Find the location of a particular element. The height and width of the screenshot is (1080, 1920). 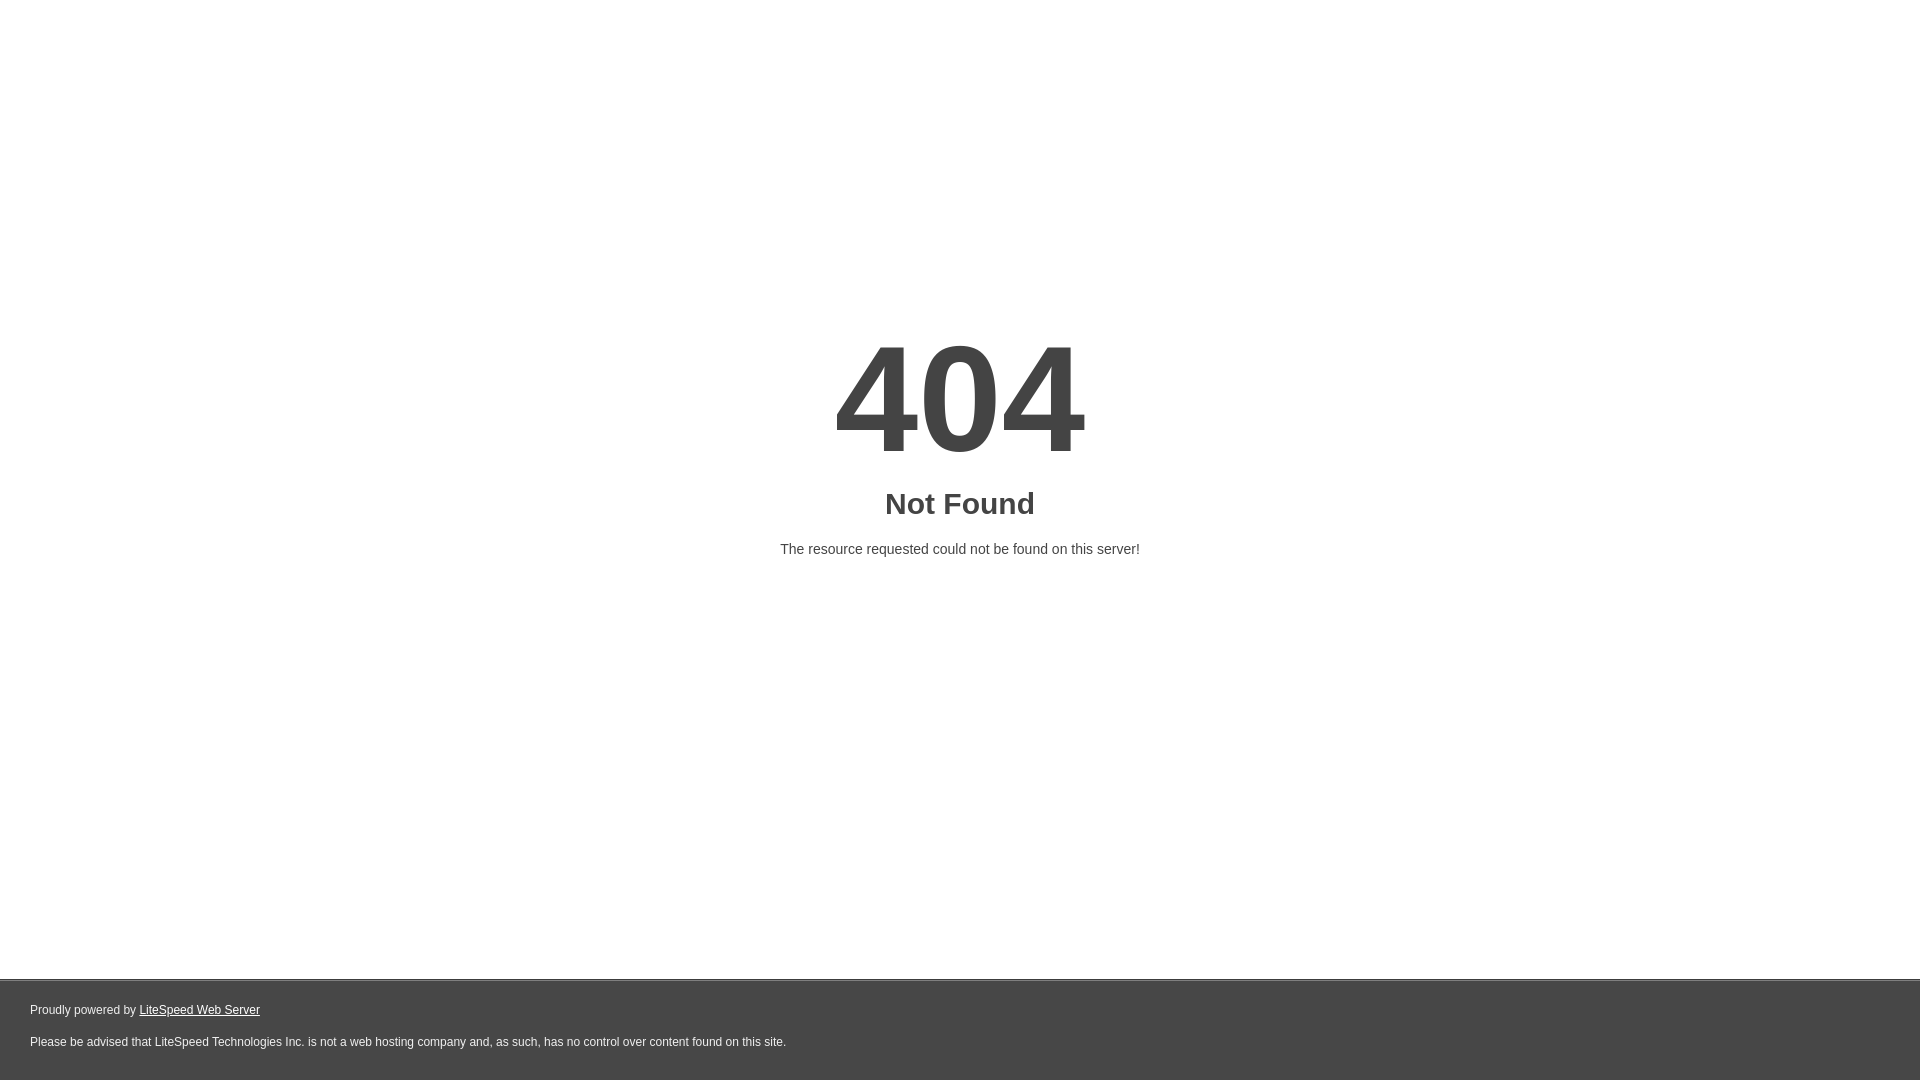

'LiteSpeed Web Server' is located at coordinates (138, 1010).